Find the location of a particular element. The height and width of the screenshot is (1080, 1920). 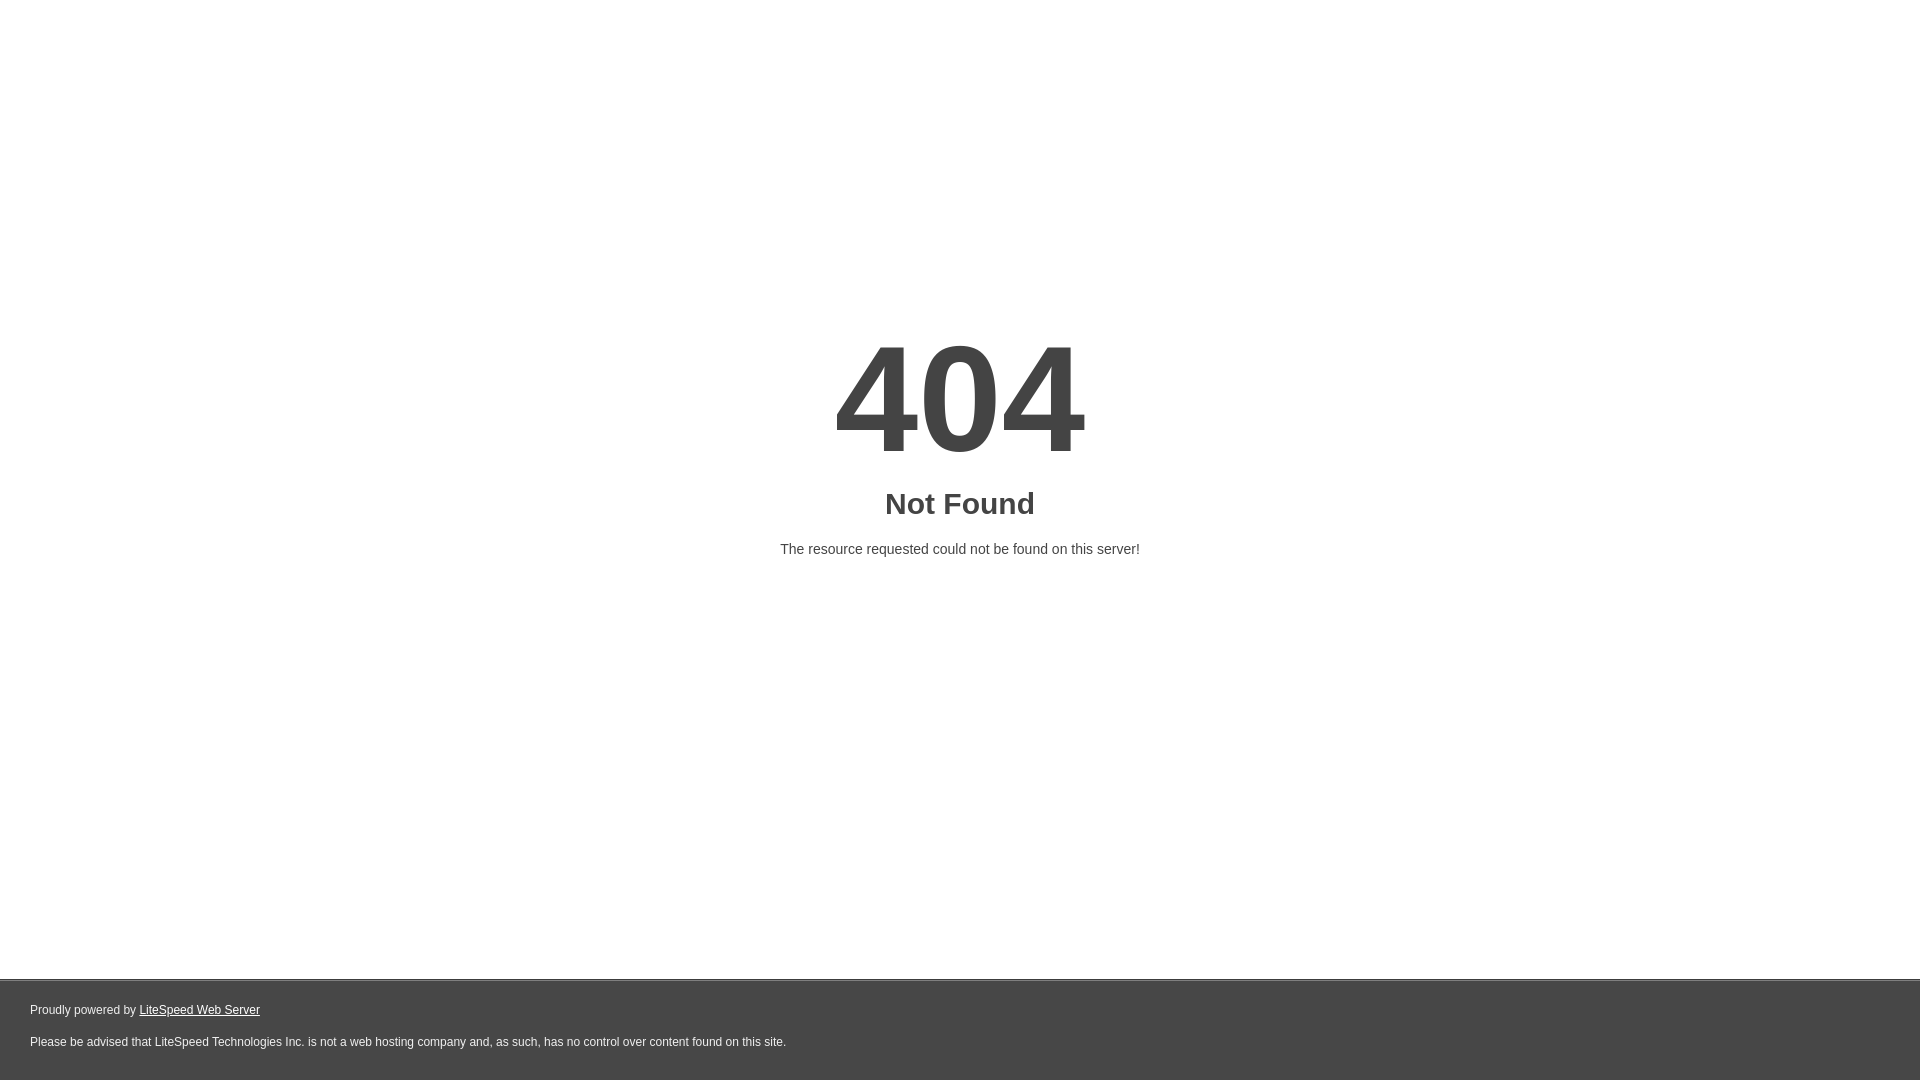

'LiteSpeed Web Server' is located at coordinates (138, 1010).